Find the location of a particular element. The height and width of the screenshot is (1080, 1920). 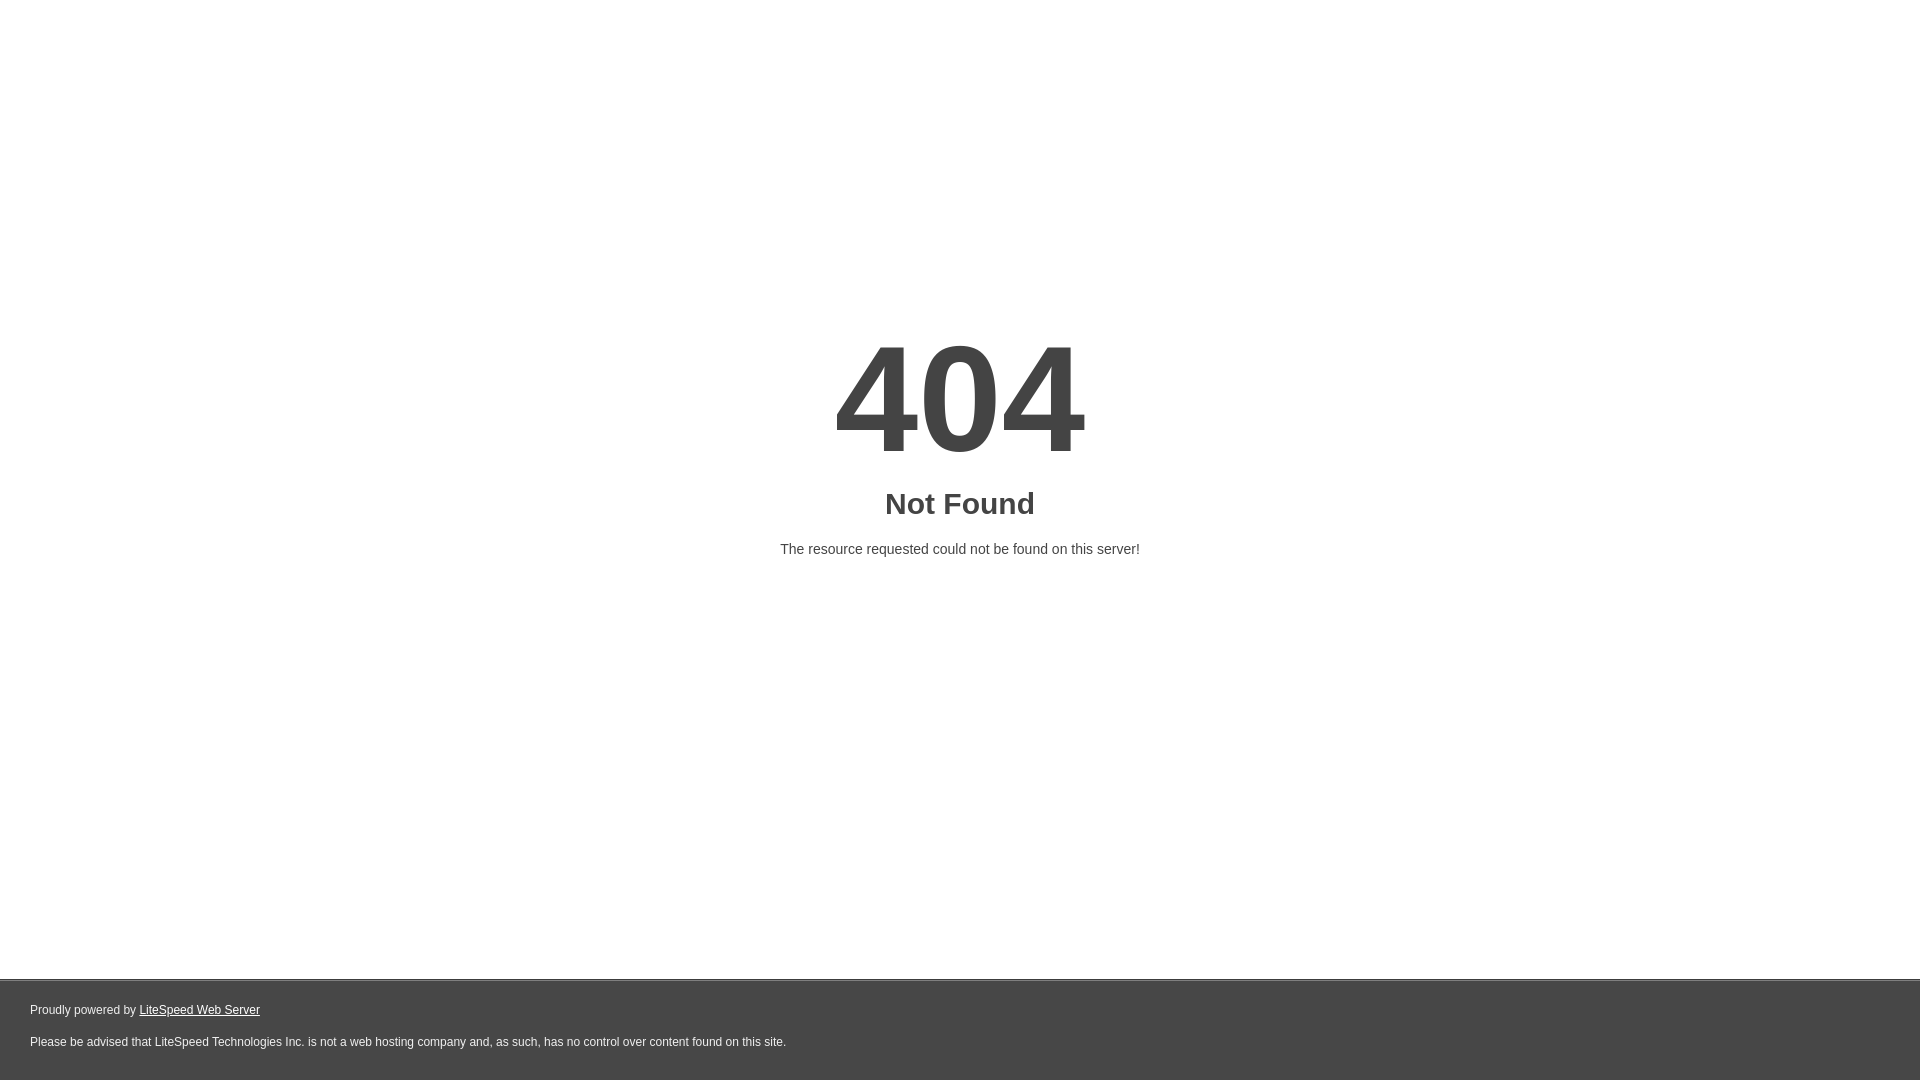

'LiteSpeed Web Server' is located at coordinates (138, 1010).